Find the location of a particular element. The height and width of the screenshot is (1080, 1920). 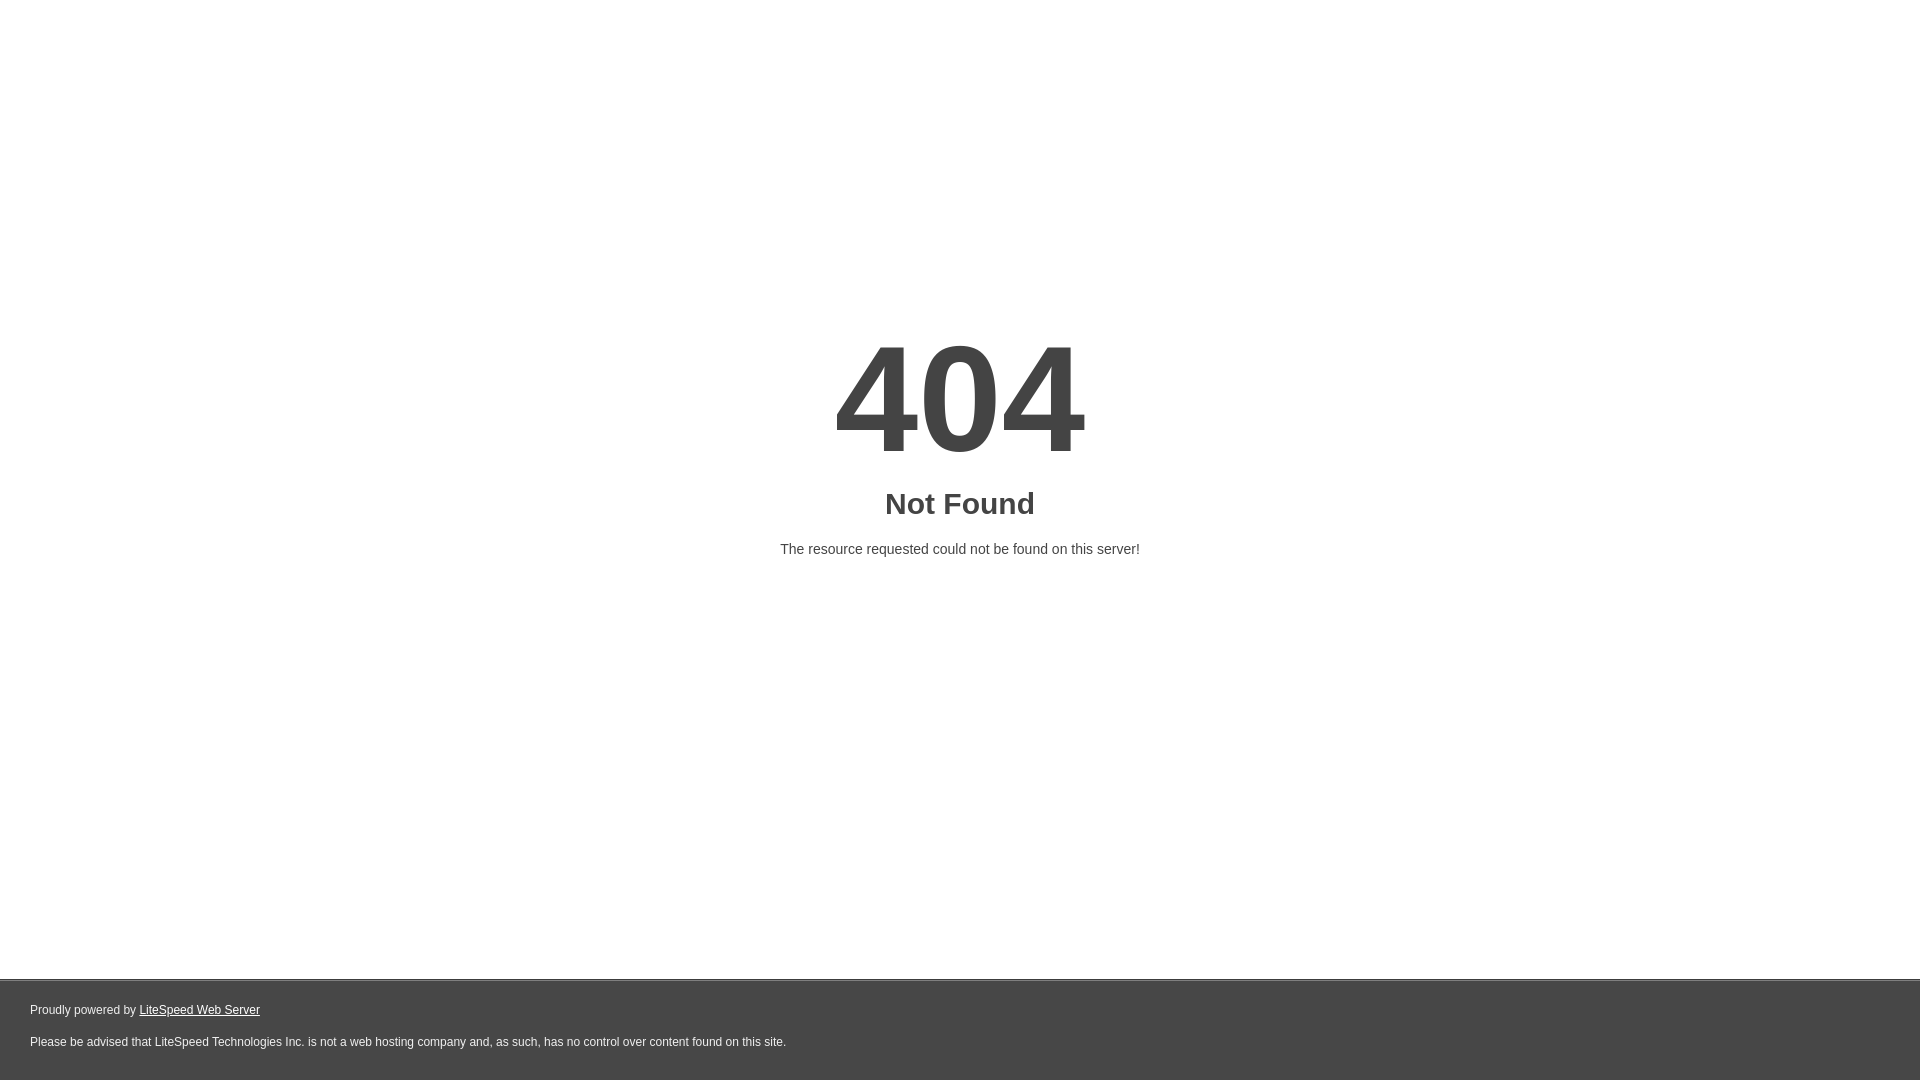

'LiteSpeed Web Server' is located at coordinates (138, 1010).